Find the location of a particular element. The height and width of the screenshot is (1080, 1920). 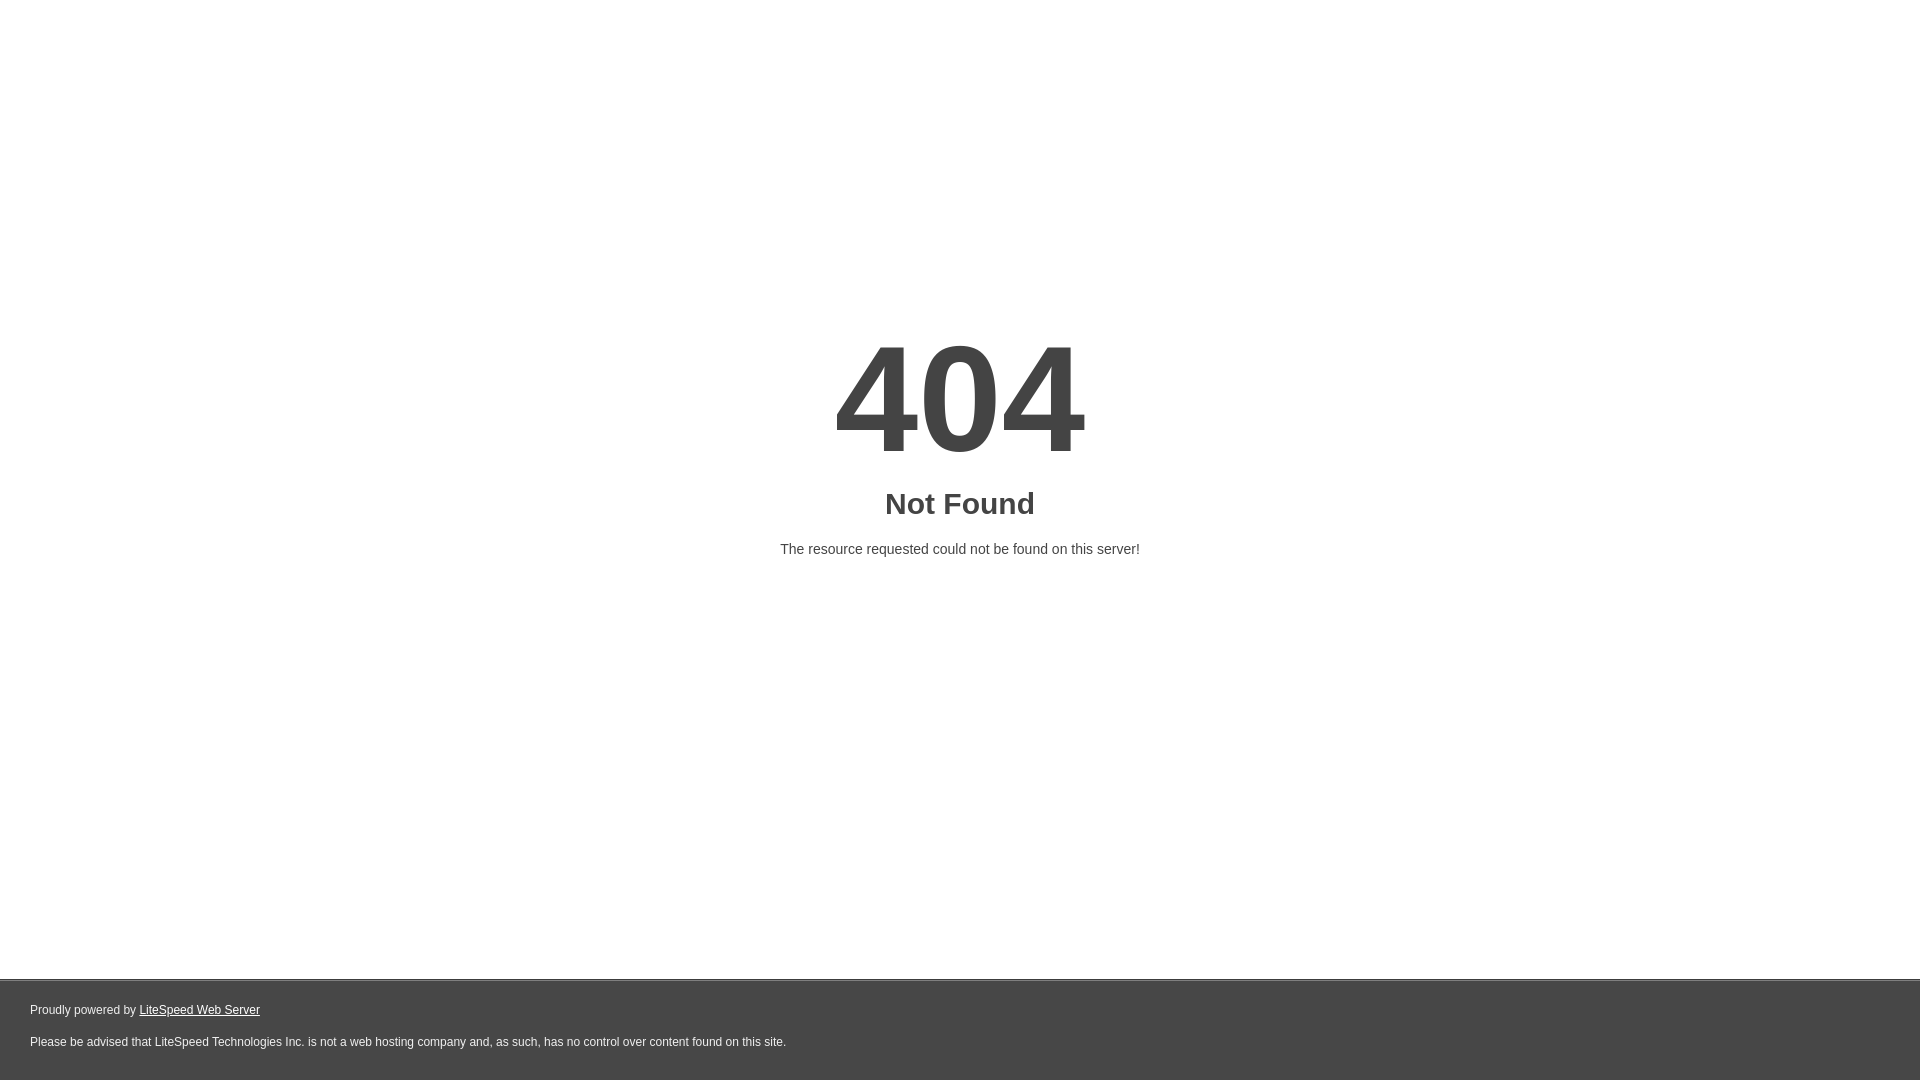

'LiteSpeed Web Server' is located at coordinates (138, 1010).